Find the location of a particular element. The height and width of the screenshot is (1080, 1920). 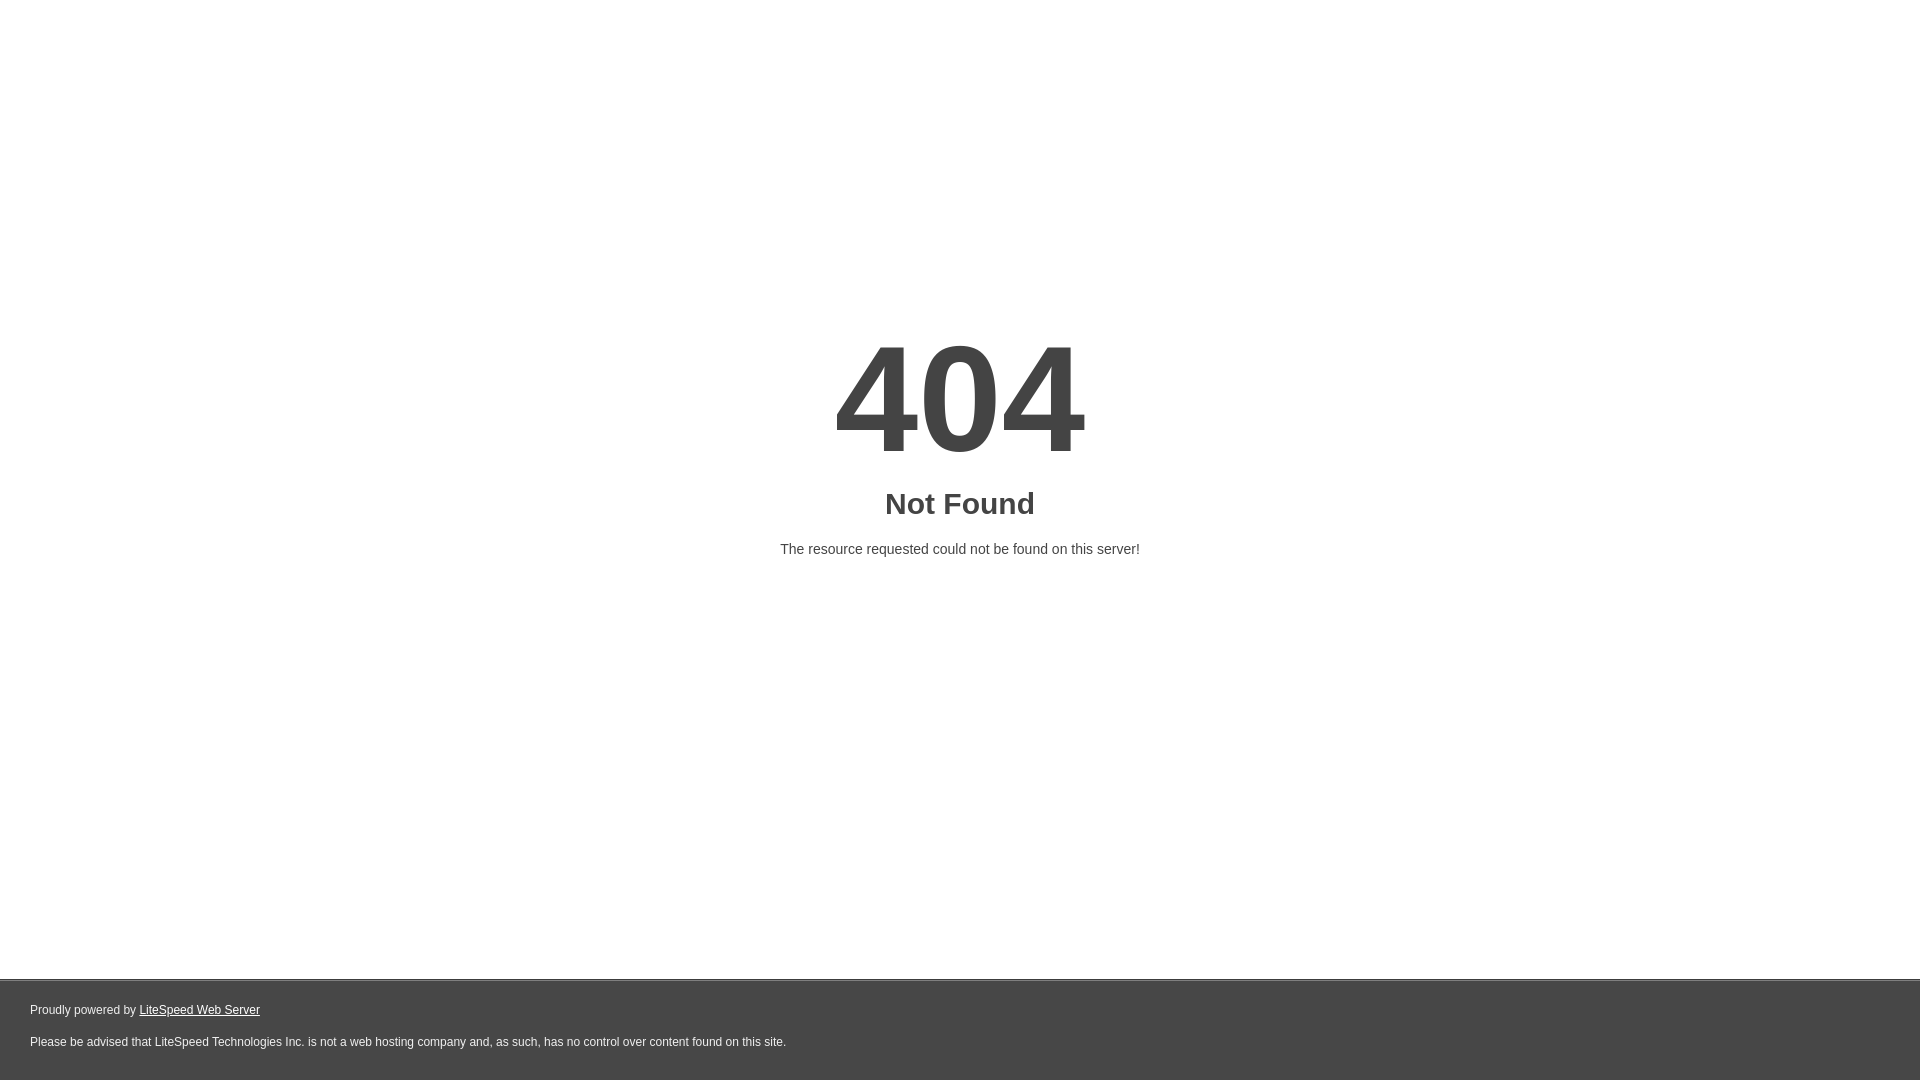

'LiteSpeed Web Server' is located at coordinates (138, 1010).